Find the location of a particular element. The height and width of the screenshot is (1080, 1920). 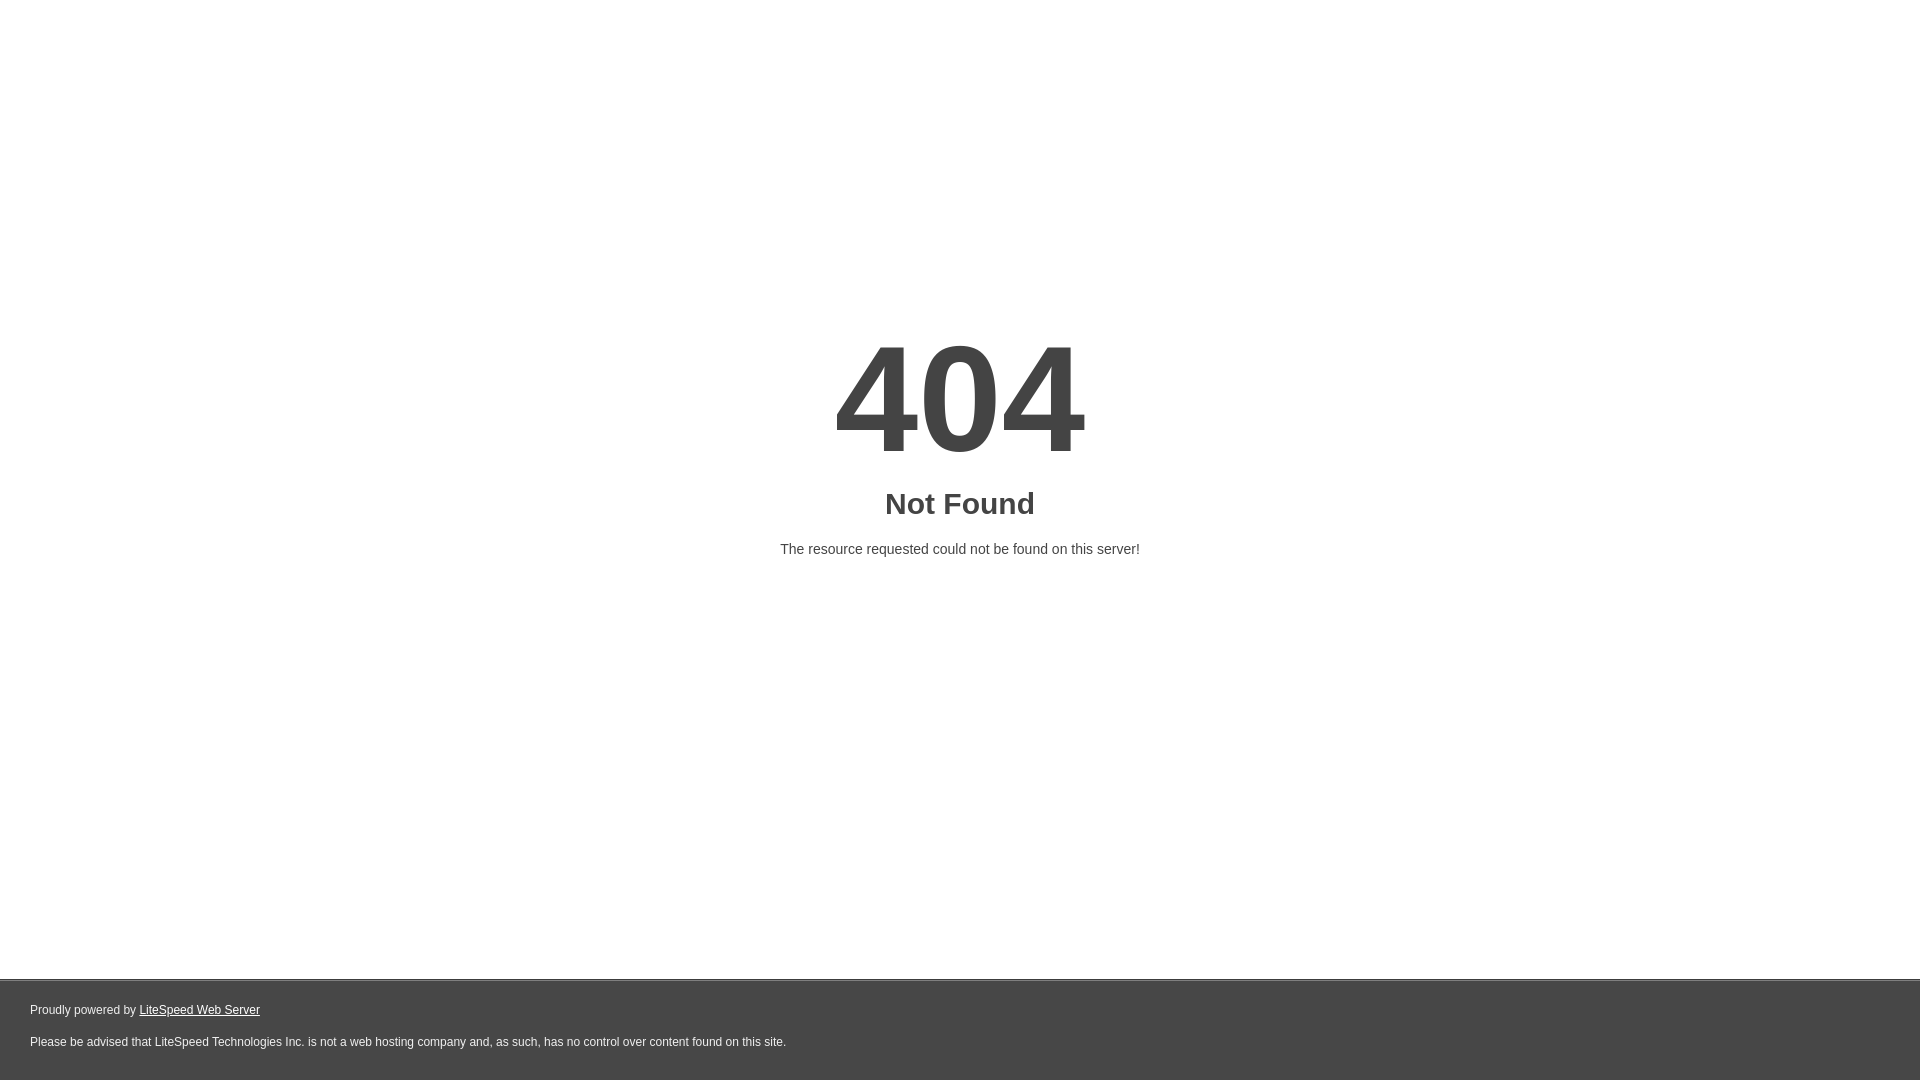

'LiteSpeed Web Server' is located at coordinates (138, 1010).